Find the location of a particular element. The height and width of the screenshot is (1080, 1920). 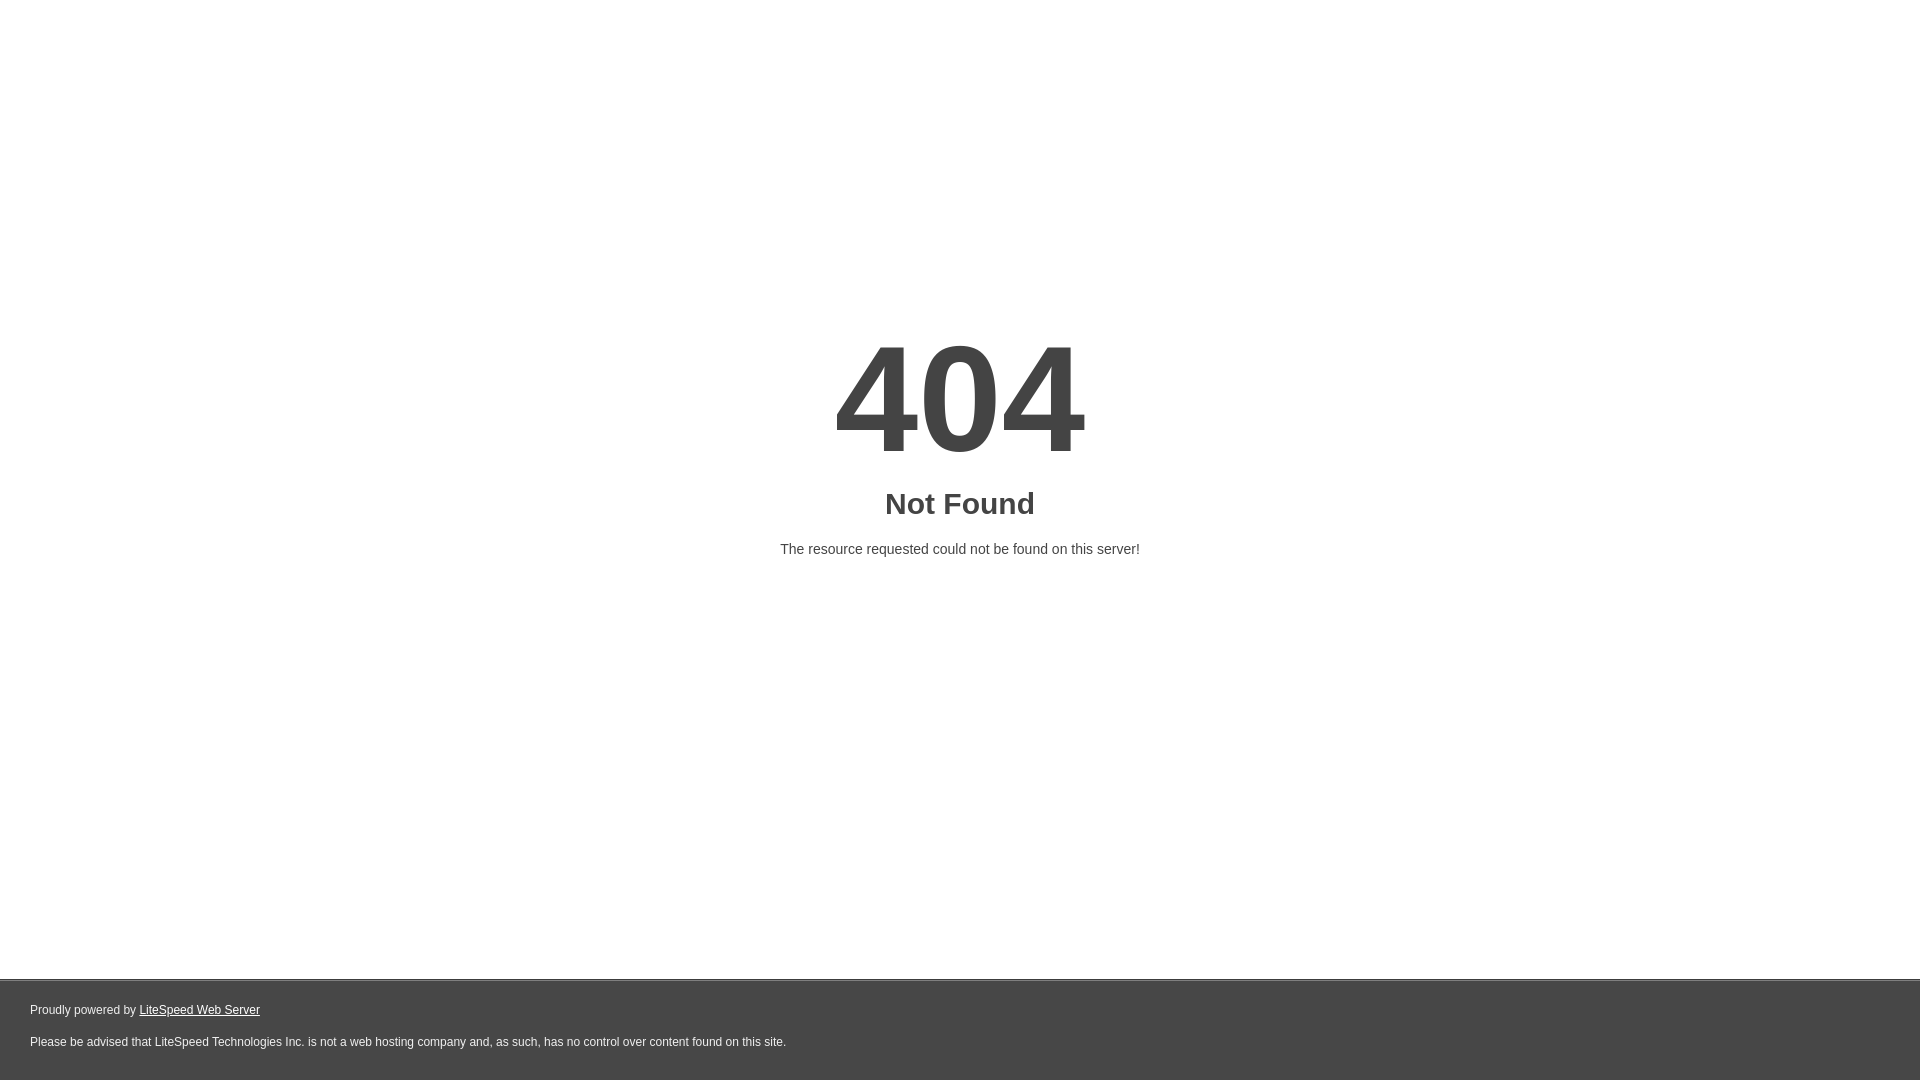

'LiteSpeed Web Server' is located at coordinates (138, 1010).